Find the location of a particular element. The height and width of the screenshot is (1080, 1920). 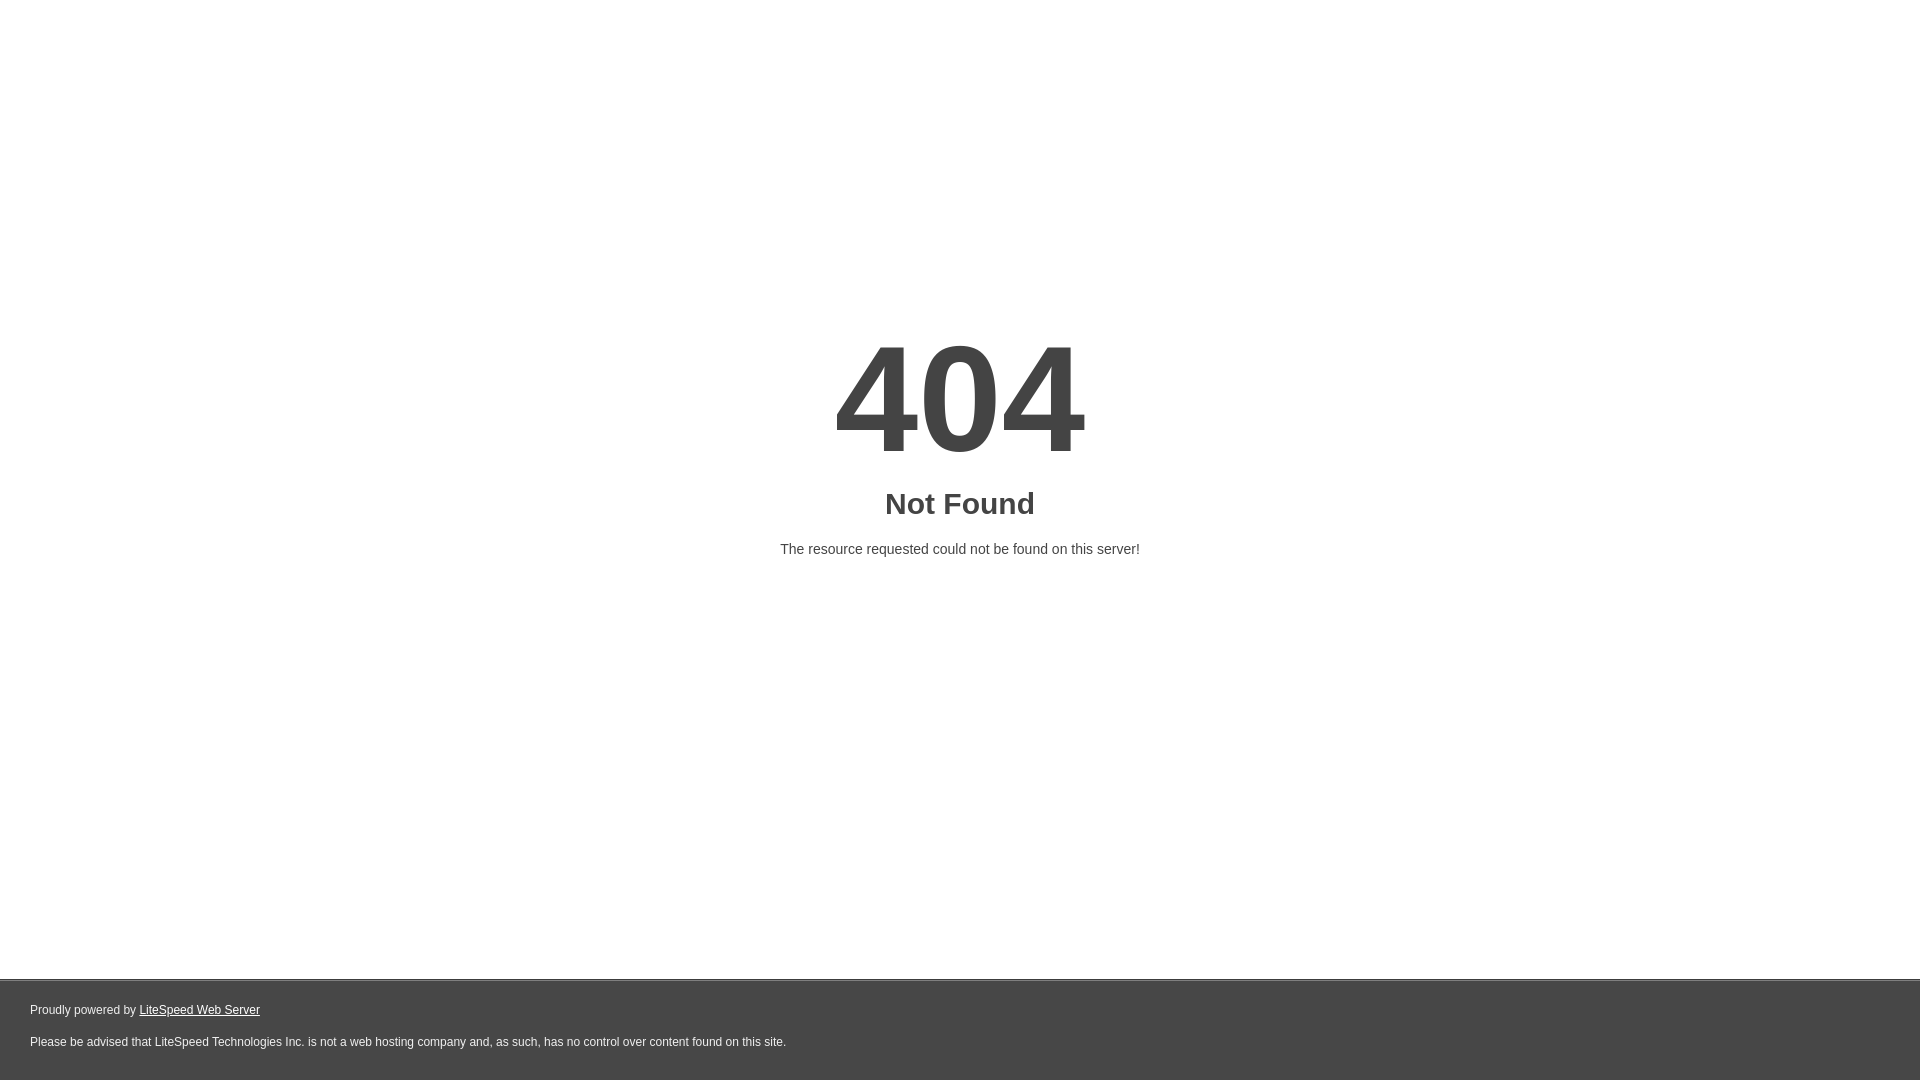

'LiteSpeed Web Server' is located at coordinates (138, 1010).